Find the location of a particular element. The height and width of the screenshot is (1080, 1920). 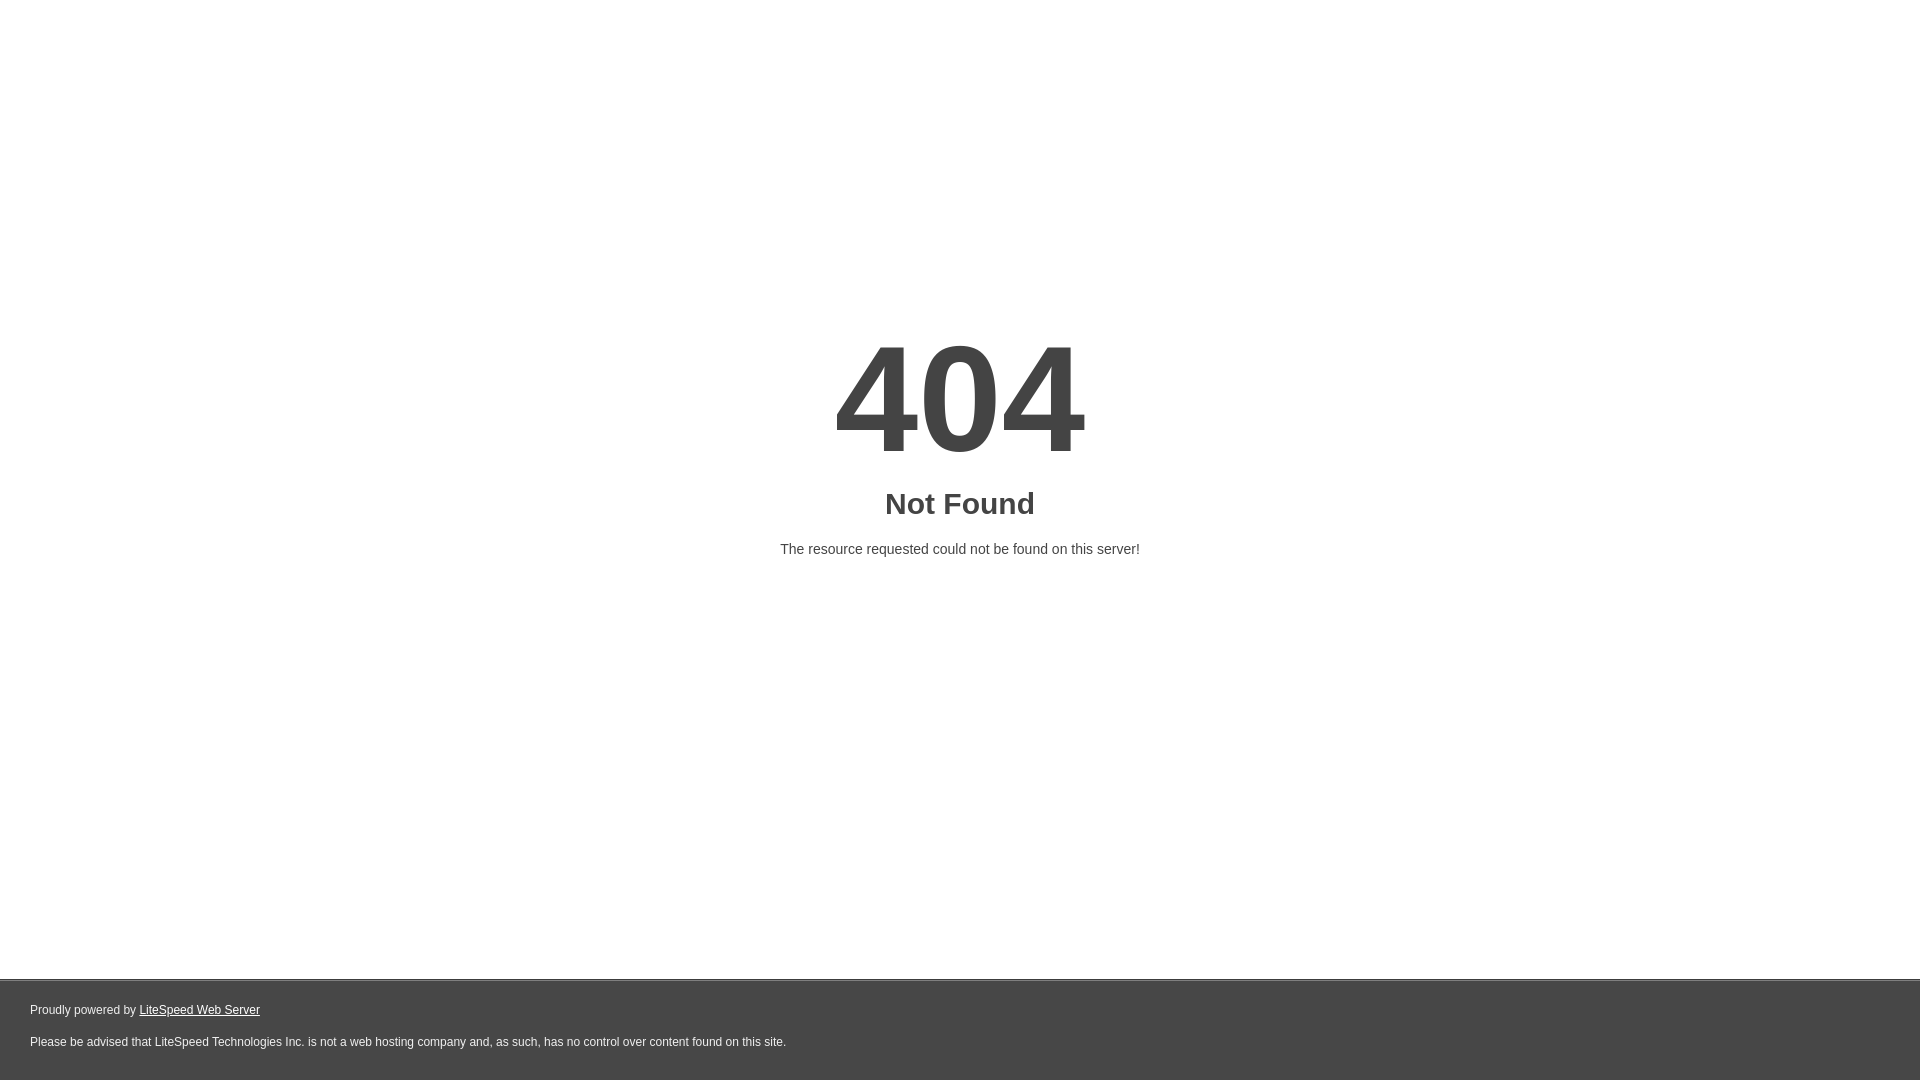

'LiteSpeed Web Server' is located at coordinates (138, 1010).